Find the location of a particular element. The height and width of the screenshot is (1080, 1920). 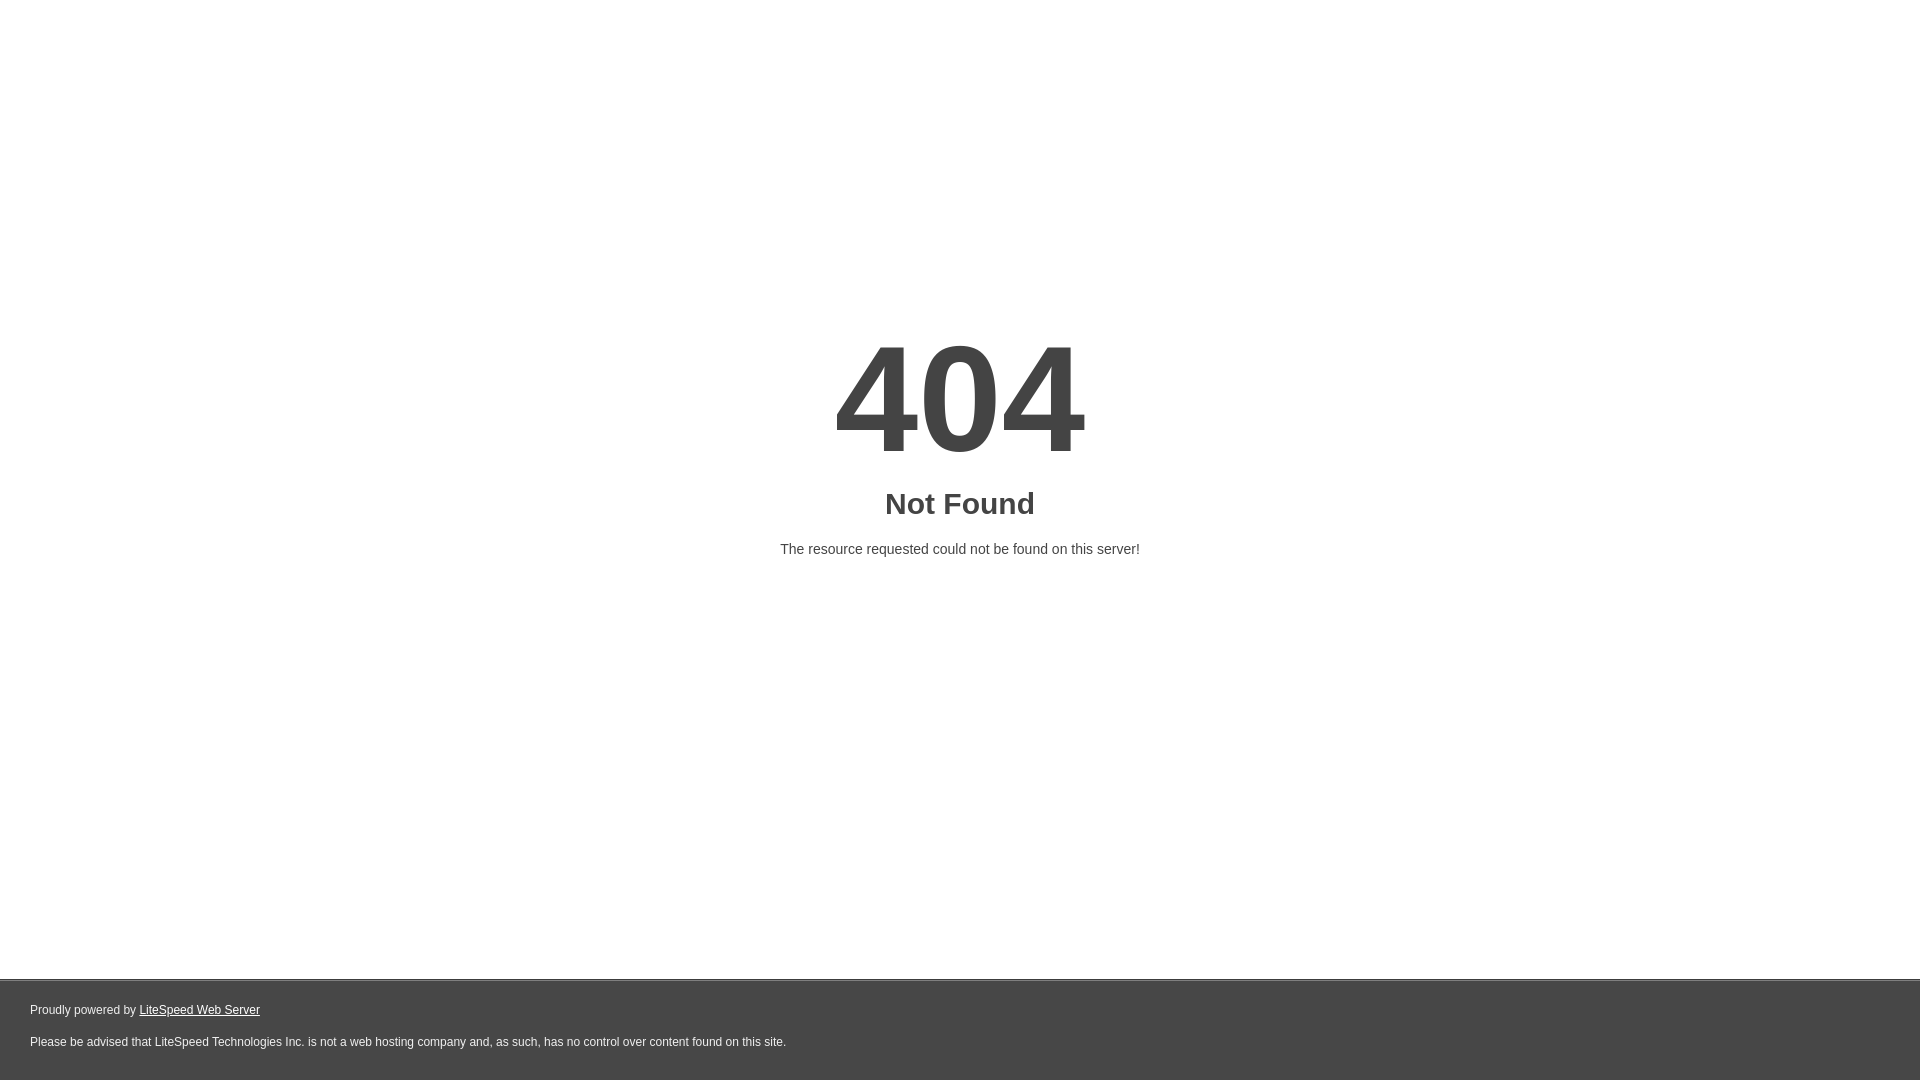

'LiteSpeed Web Server' is located at coordinates (138, 1010).